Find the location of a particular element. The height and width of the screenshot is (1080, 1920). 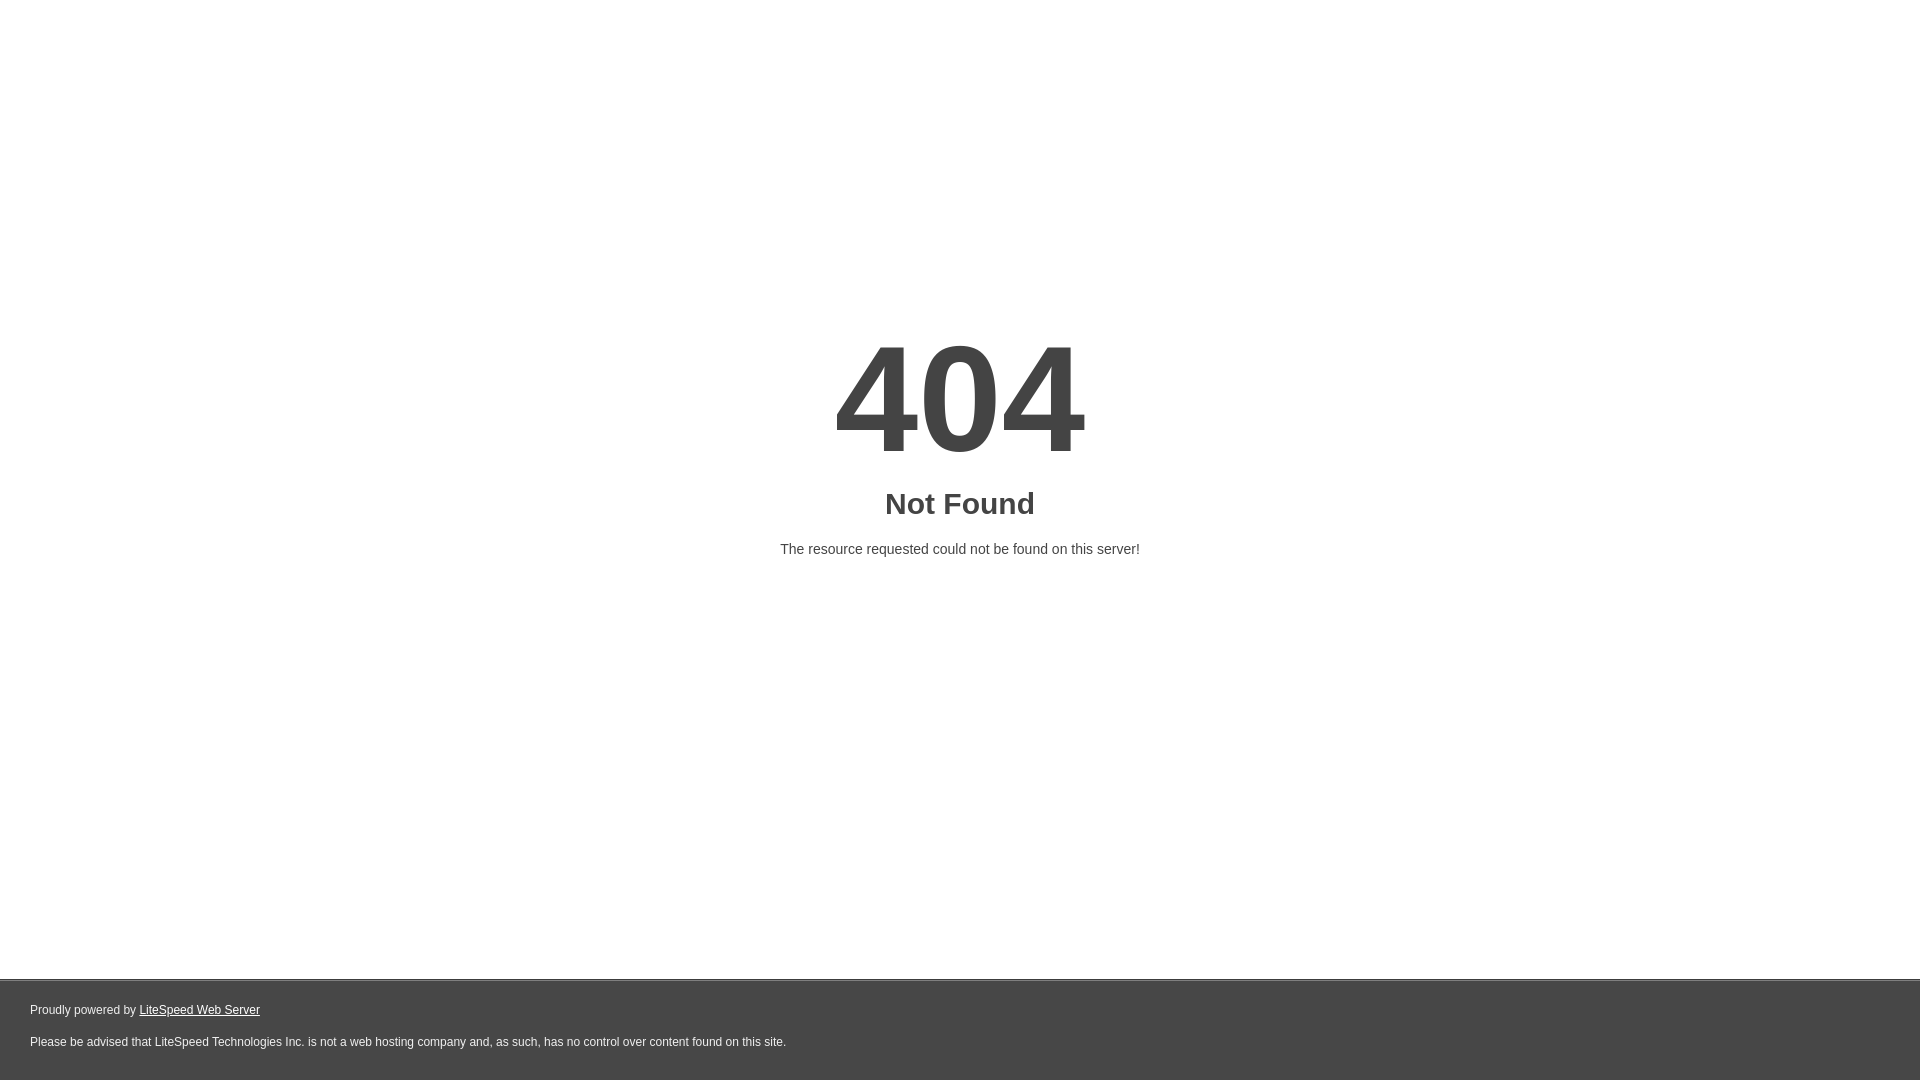

'LiteSpeed Web Server' is located at coordinates (138, 1010).